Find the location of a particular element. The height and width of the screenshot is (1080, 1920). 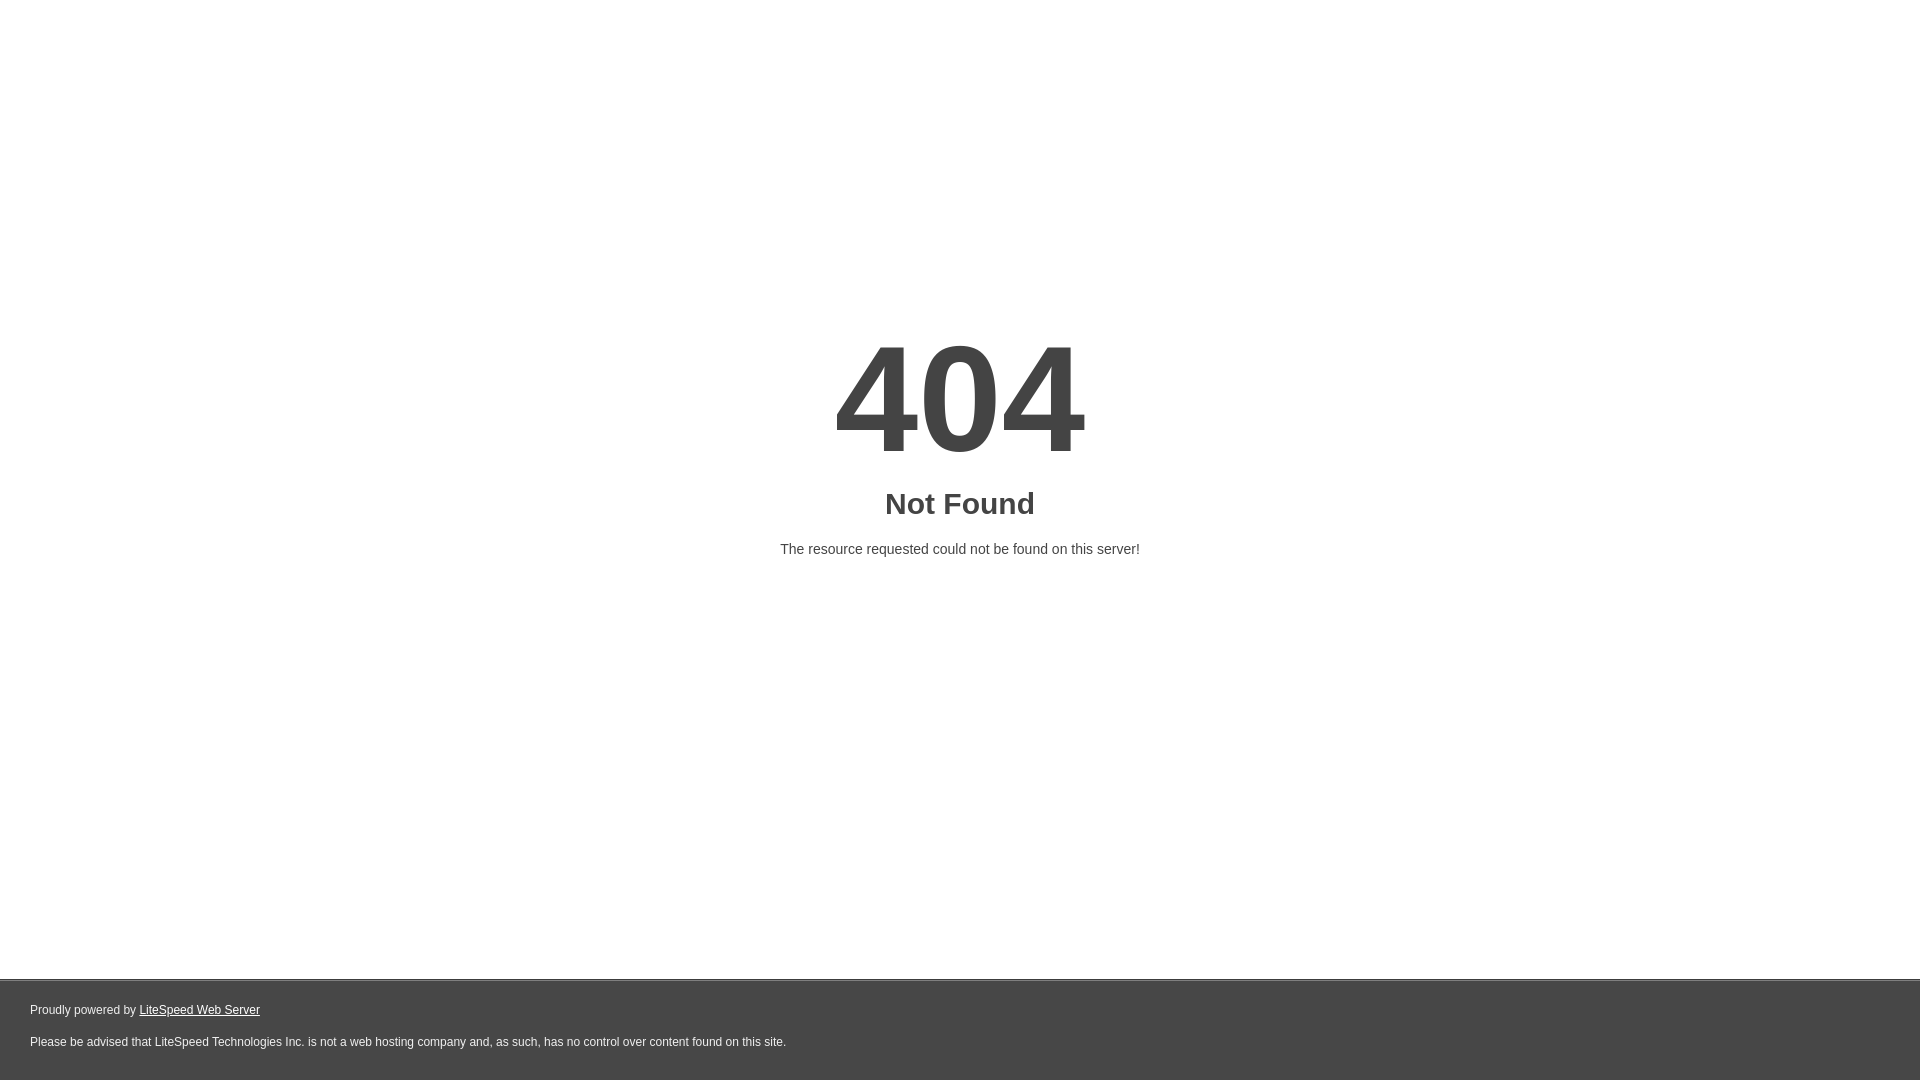

'LiteSpeed Web Server' is located at coordinates (138, 1010).